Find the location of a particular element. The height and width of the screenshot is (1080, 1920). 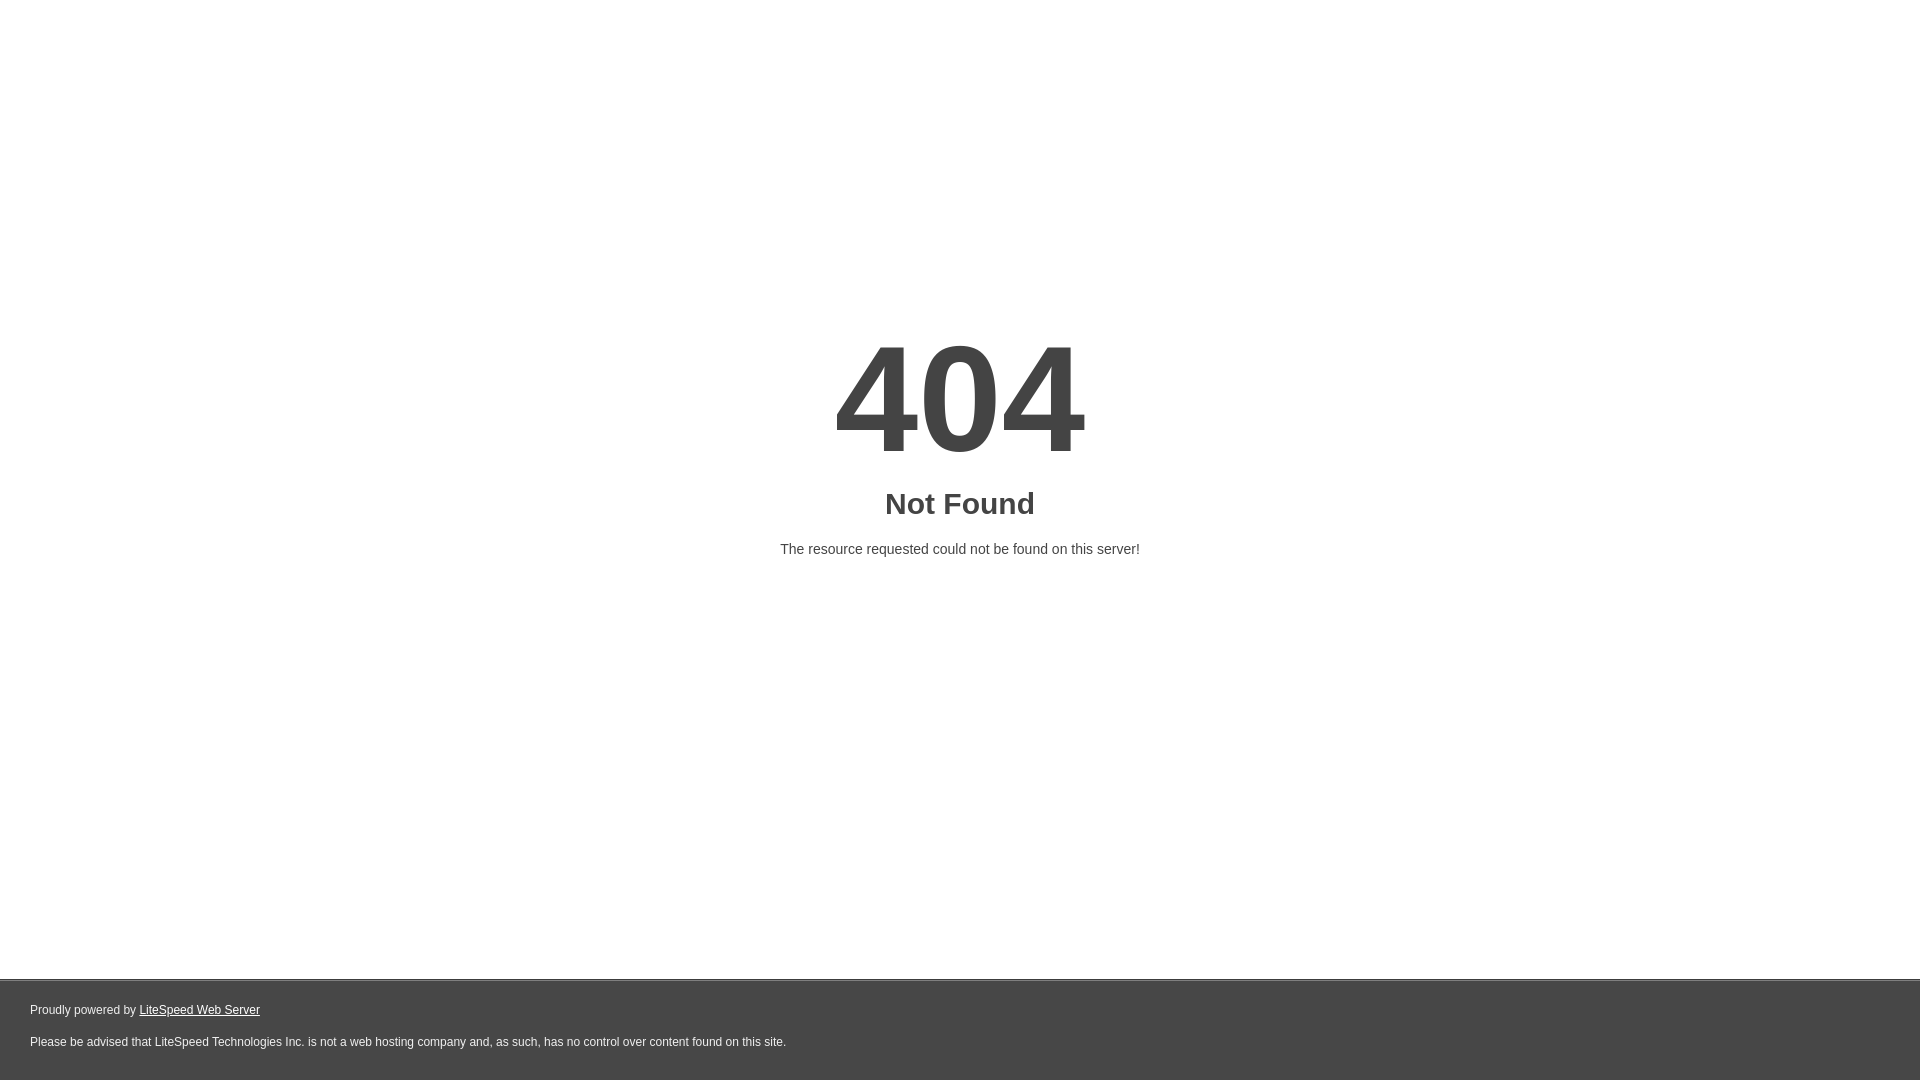

'LiteSpeed Web Server' is located at coordinates (138, 1010).